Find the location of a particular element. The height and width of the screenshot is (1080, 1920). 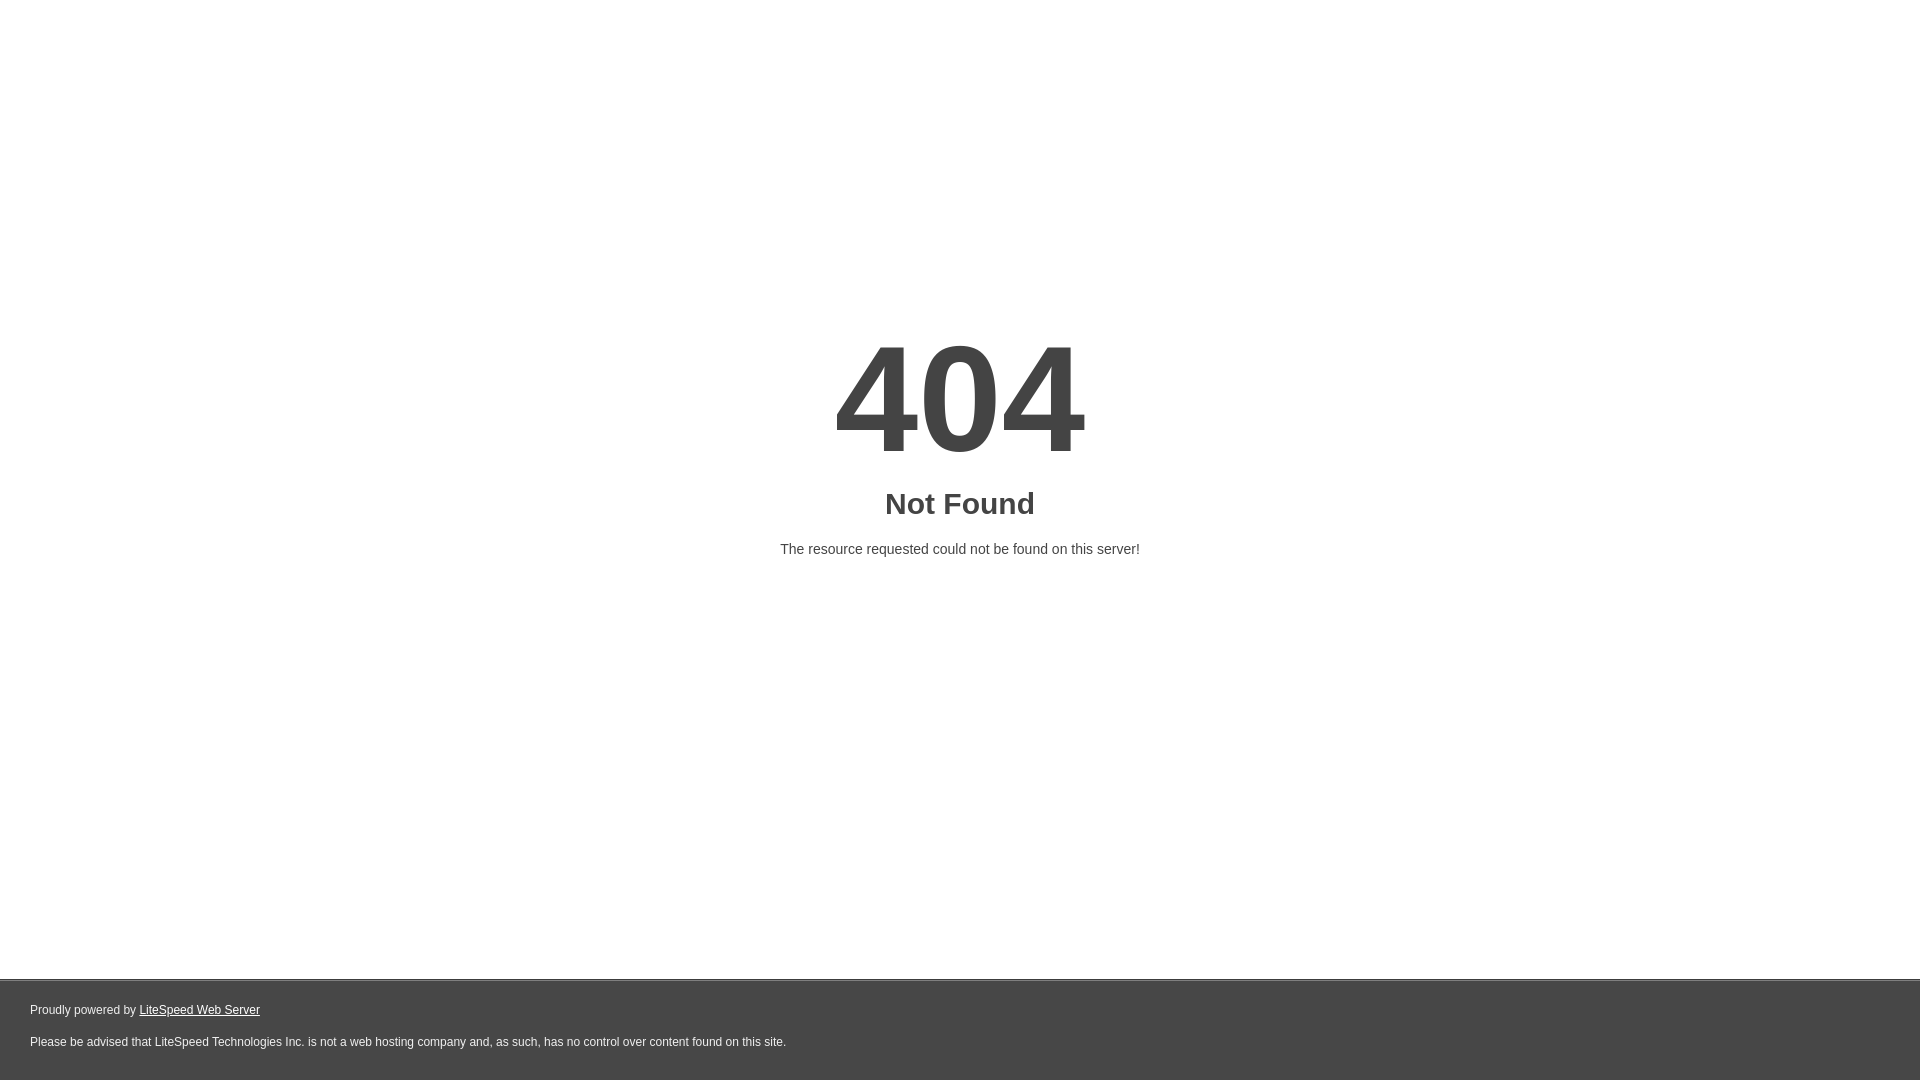

'LiteSpeed Web Server' is located at coordinates (138, 1010).